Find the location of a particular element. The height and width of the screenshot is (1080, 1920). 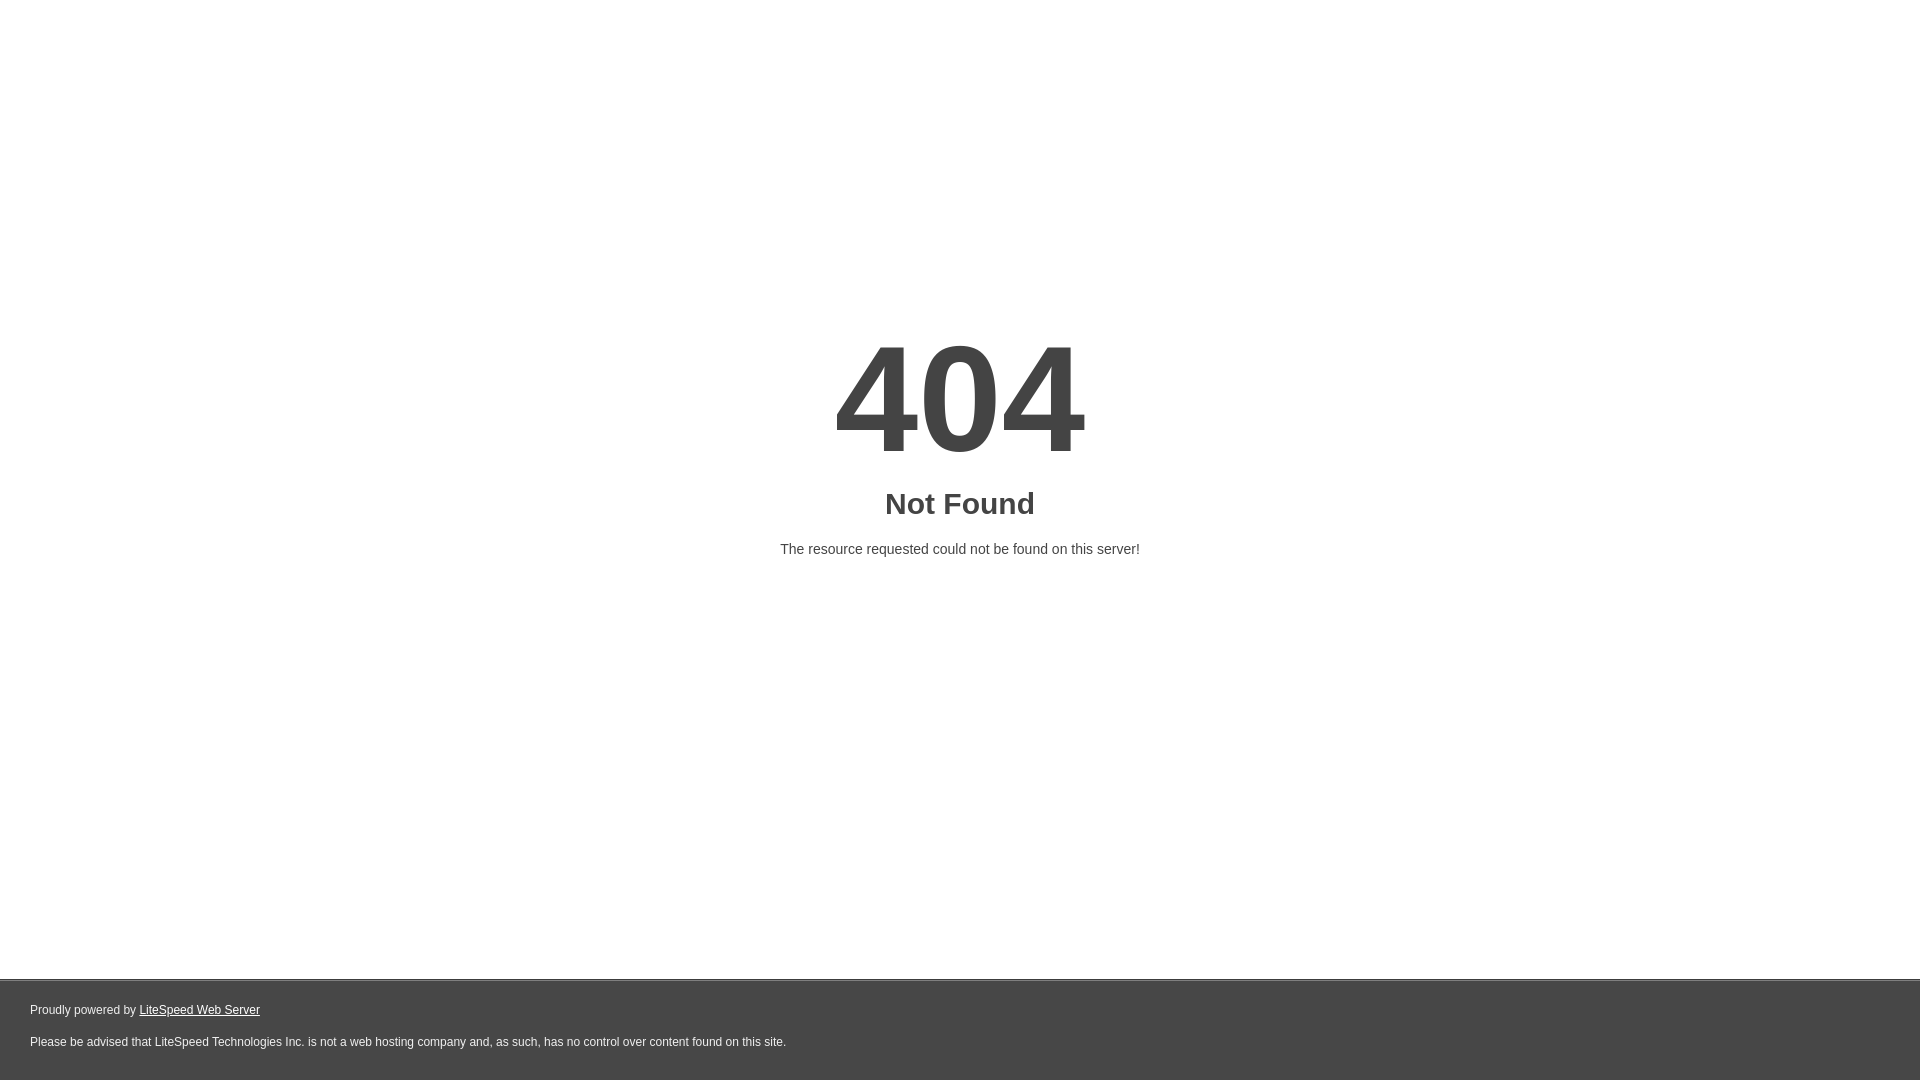

'LiteSpeed Web Server' is located at coordinates (138, 1010).